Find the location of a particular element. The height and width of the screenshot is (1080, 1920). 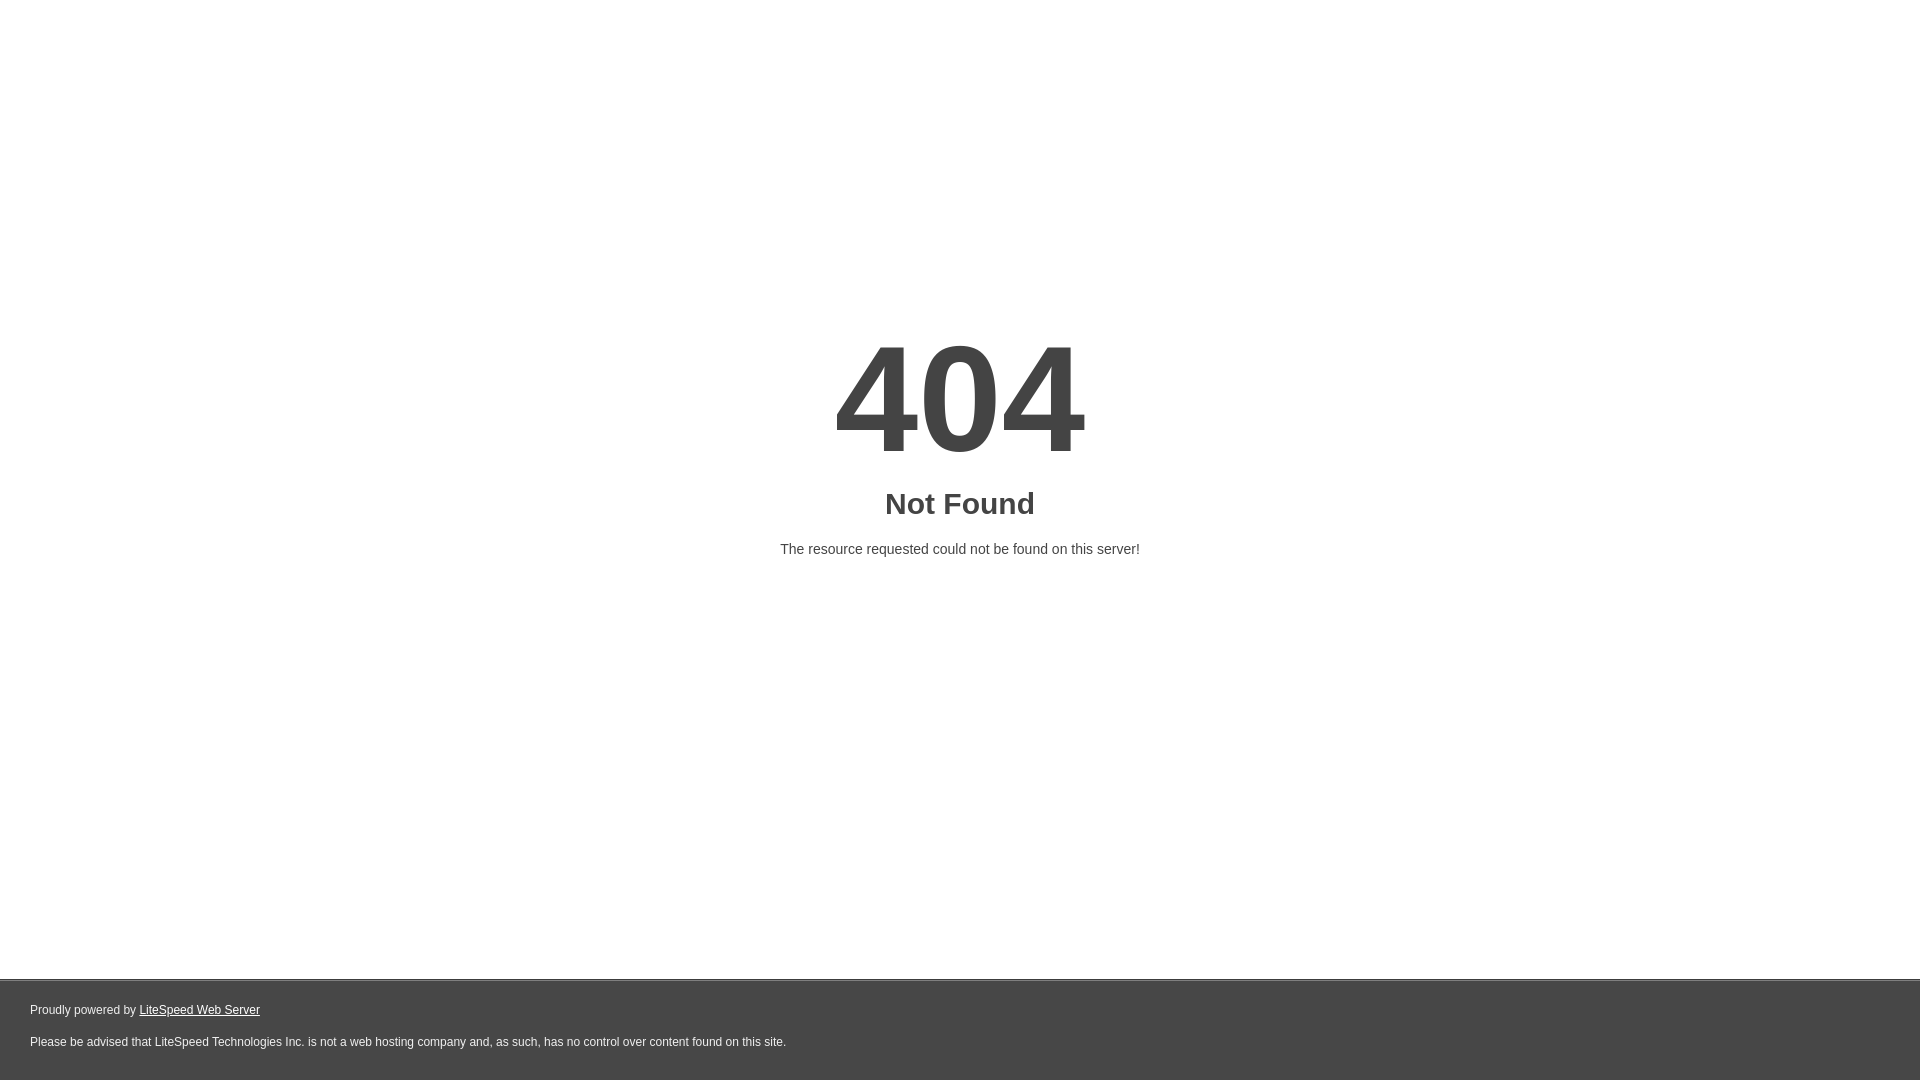

'LiteSpeed Web Server' is located at coordinates (138, 1010).